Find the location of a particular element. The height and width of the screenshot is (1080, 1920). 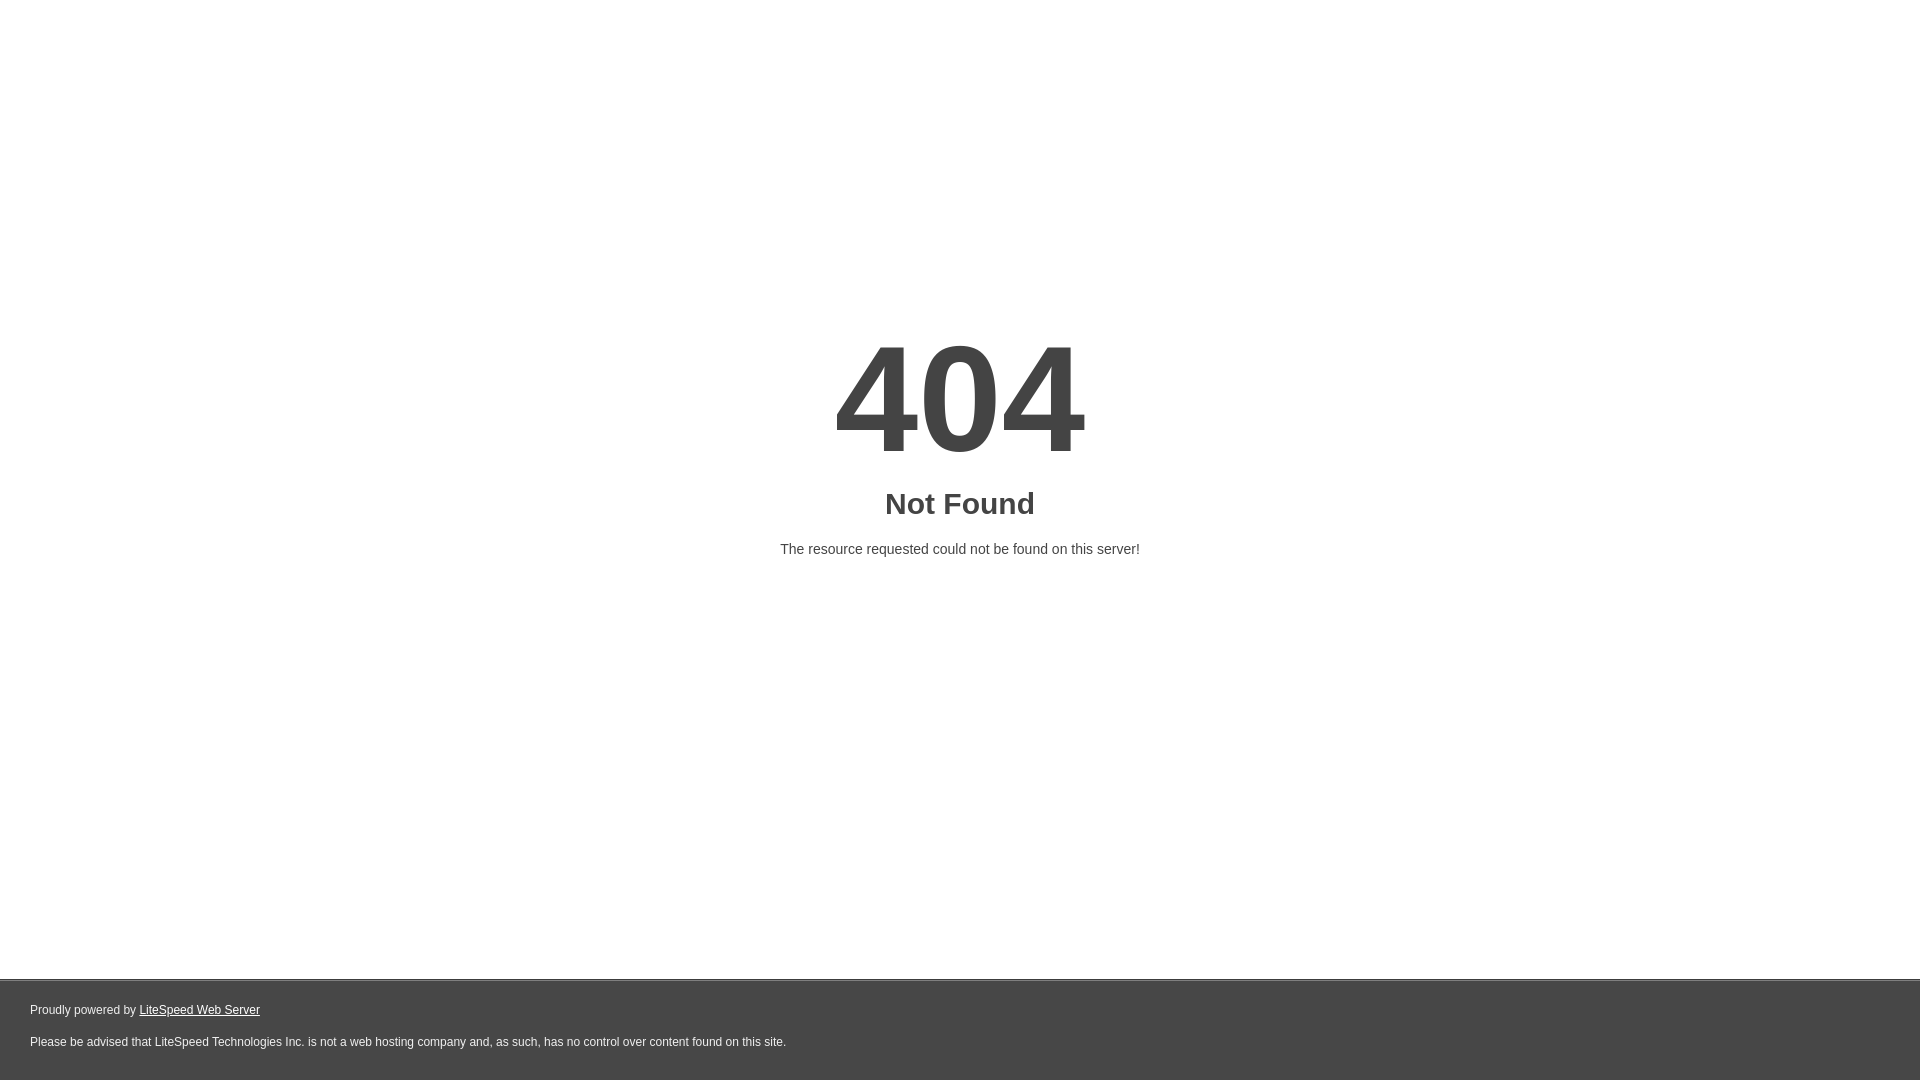

'LiteSpeed Web Server' is located at coordinates (138, 1010).